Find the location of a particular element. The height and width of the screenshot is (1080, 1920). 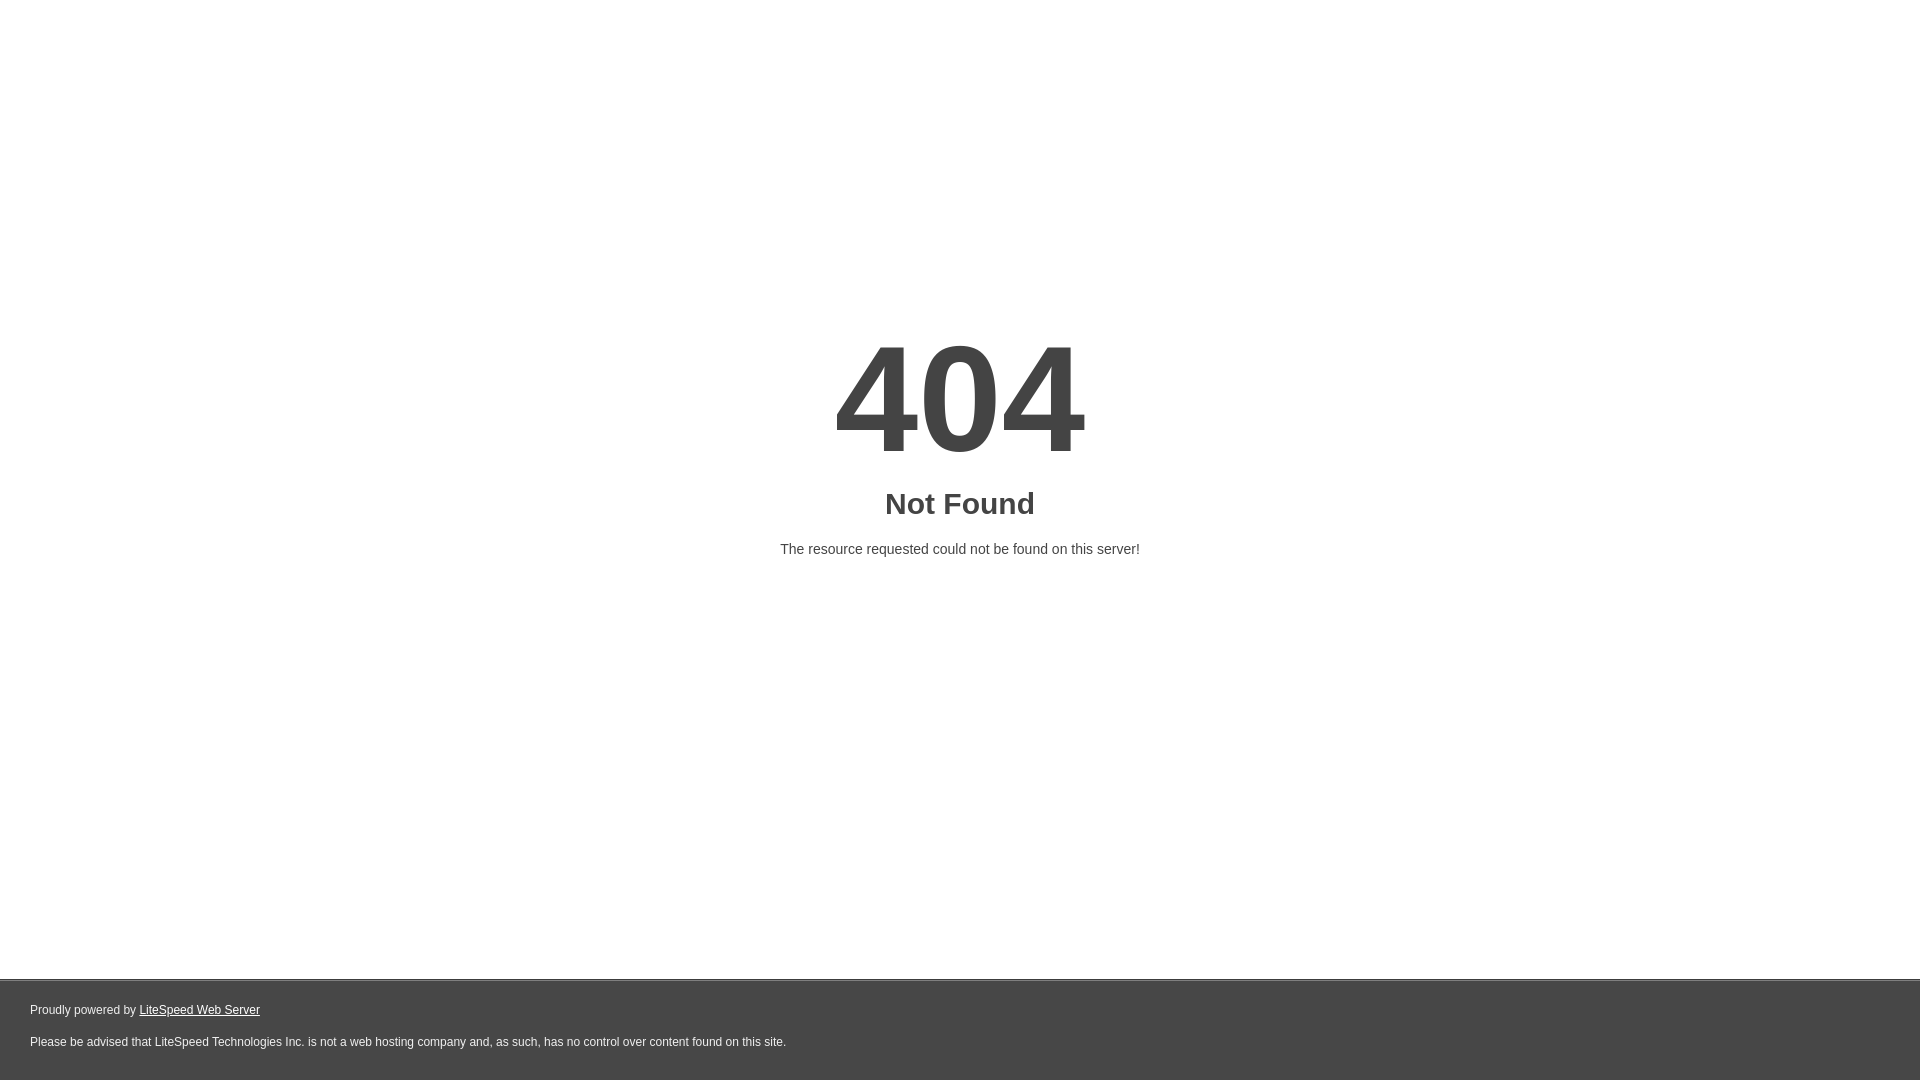

'LiteSpeed Web Server' is located at coordinates (138, 1010).